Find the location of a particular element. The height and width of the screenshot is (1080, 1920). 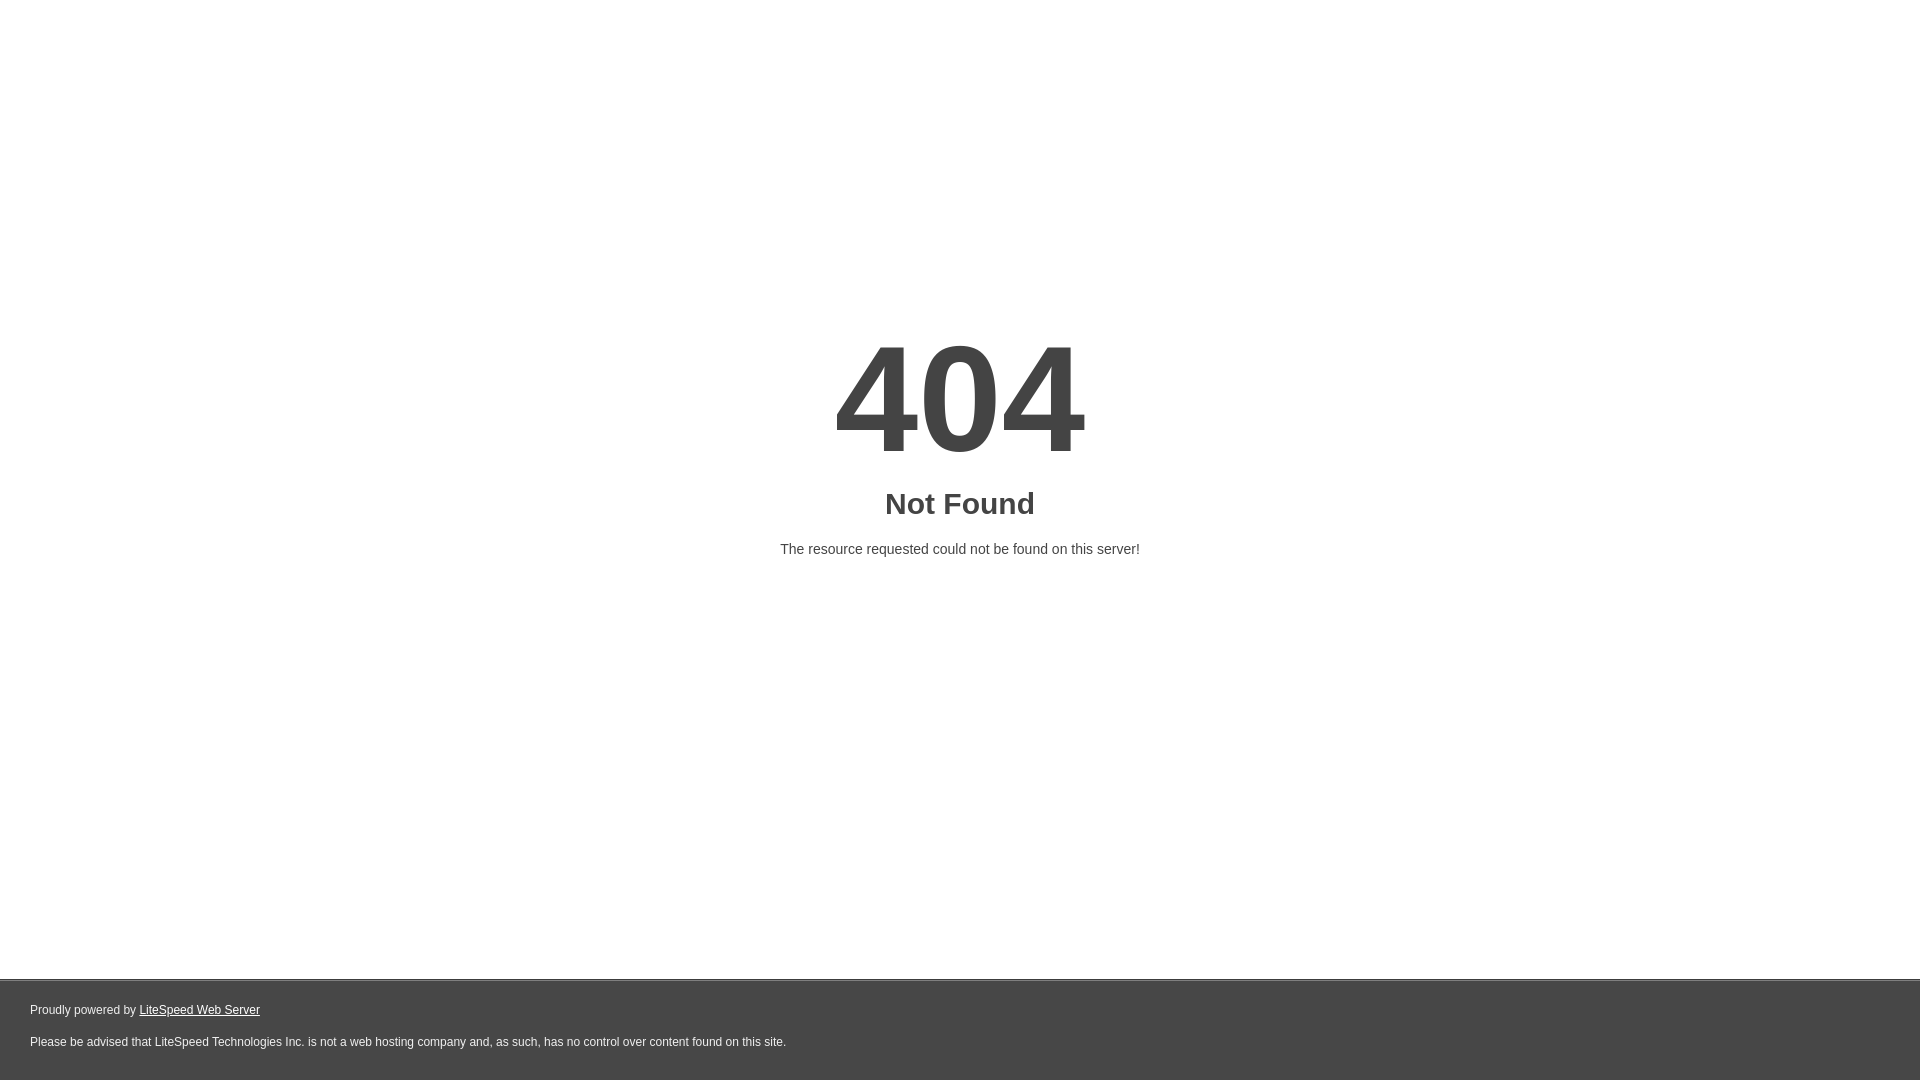

'LiteSpeed Web Server' is located at coordinates (138, 1010).